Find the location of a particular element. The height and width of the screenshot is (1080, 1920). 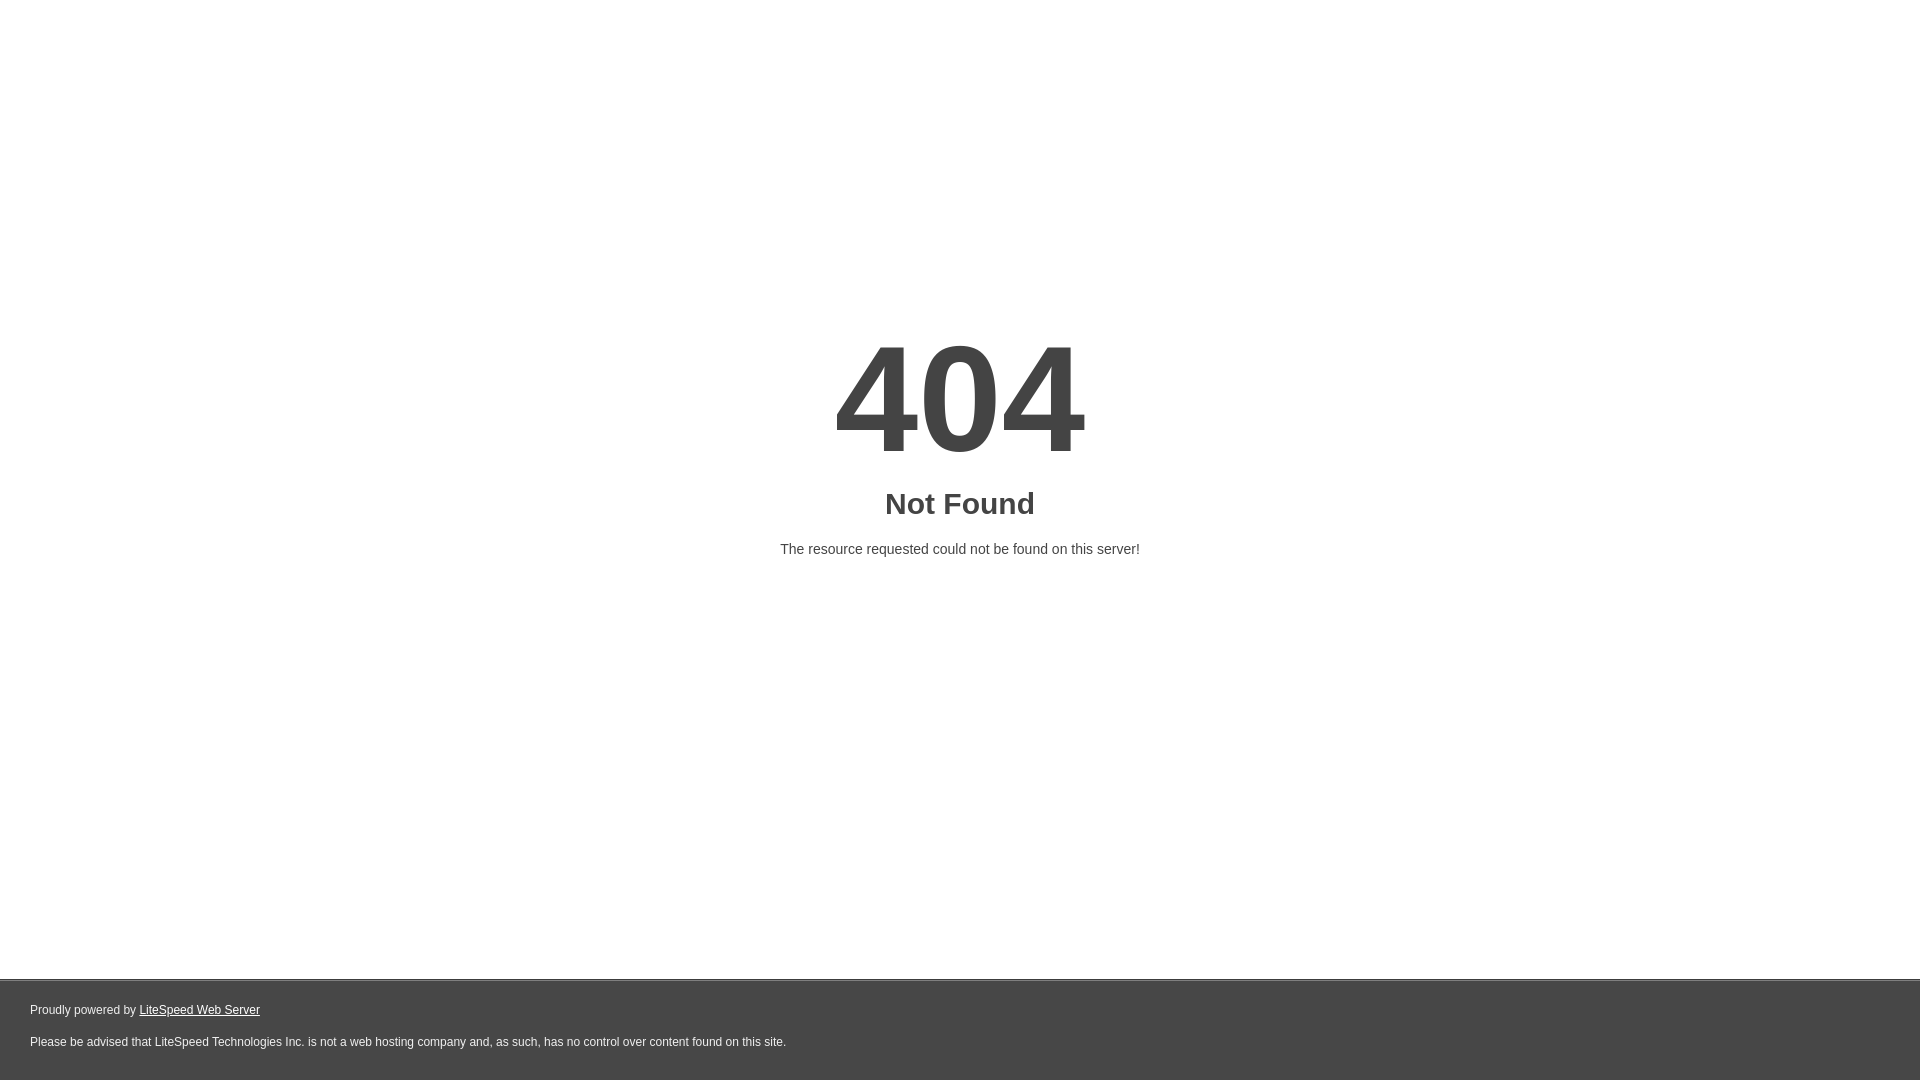

'LiteSpeed Web Server' is located at coordinates (138, 1010).